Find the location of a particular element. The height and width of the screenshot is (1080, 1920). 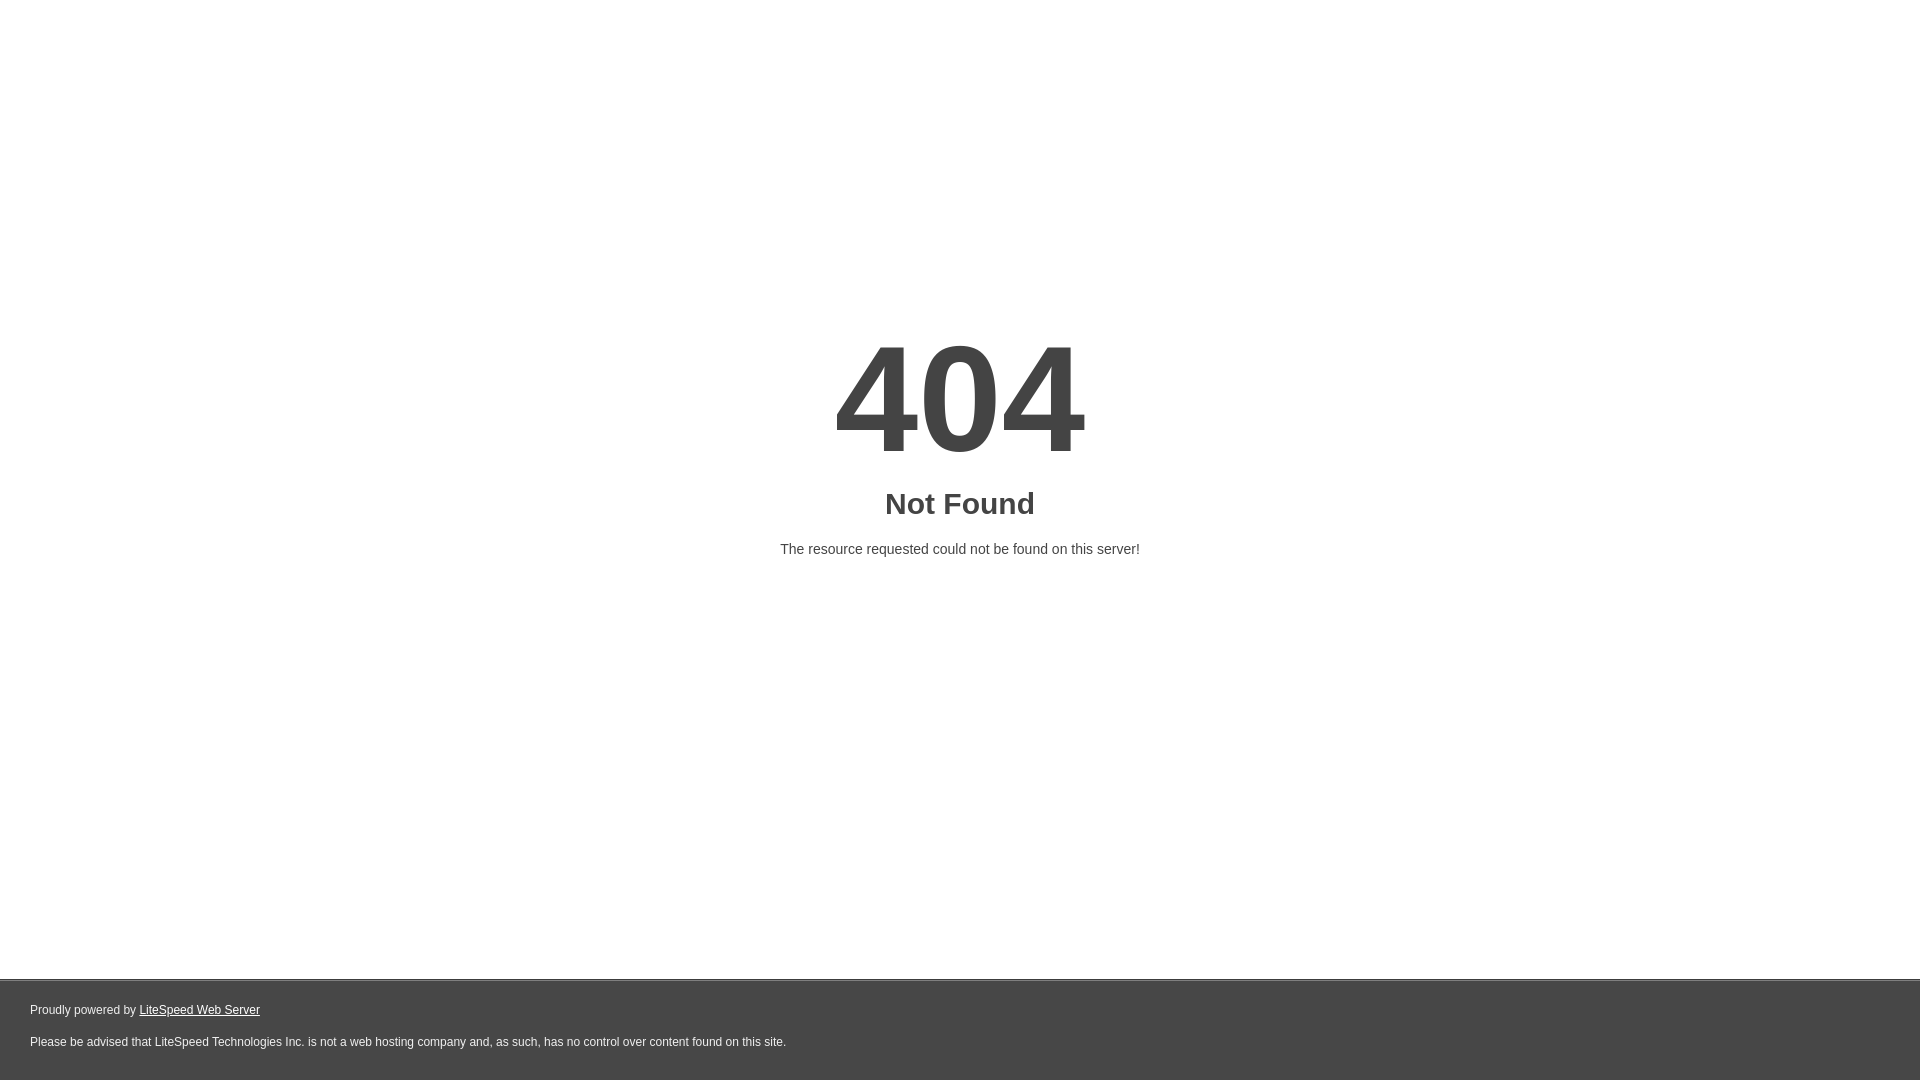

'LiteSpeed Web Server' is located at coordinates (138, 1010).